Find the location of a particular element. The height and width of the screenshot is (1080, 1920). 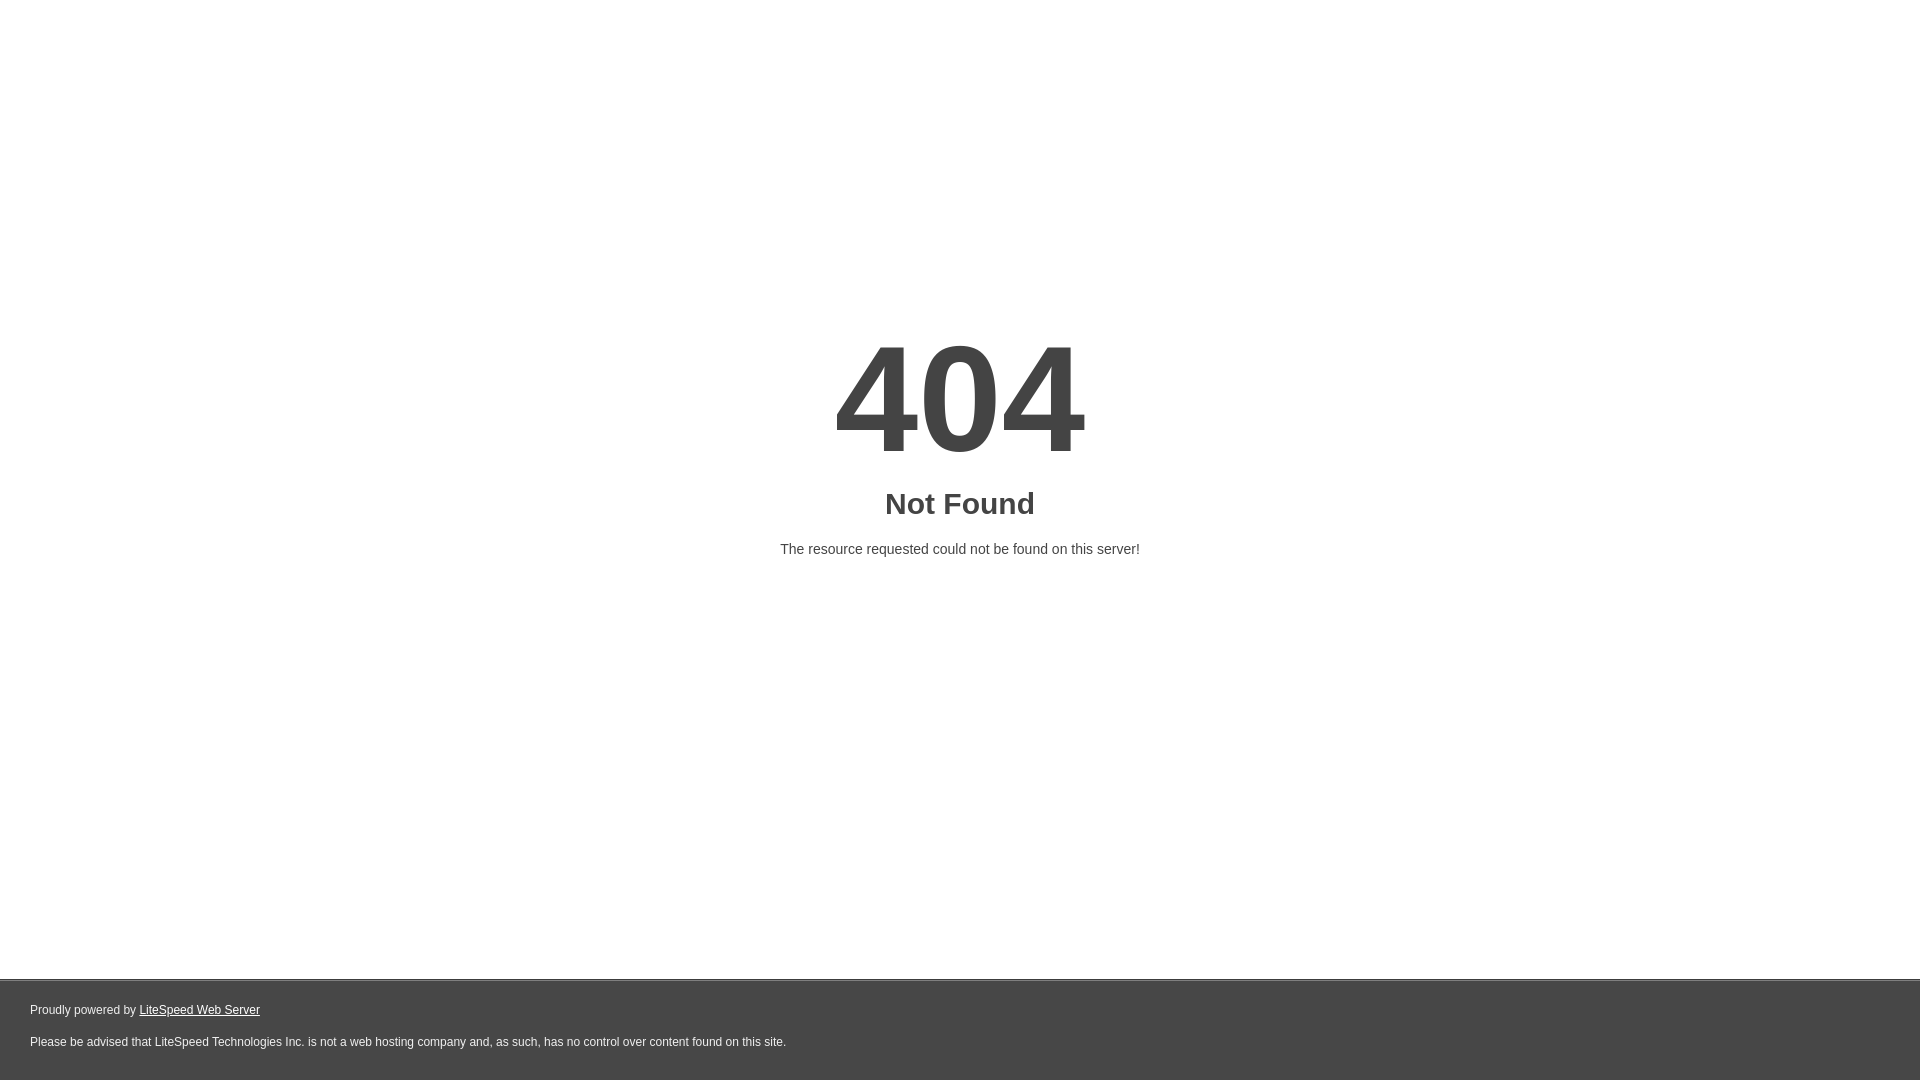

'LiteSpeed Web Server' is located at coordinates (138, 1010).